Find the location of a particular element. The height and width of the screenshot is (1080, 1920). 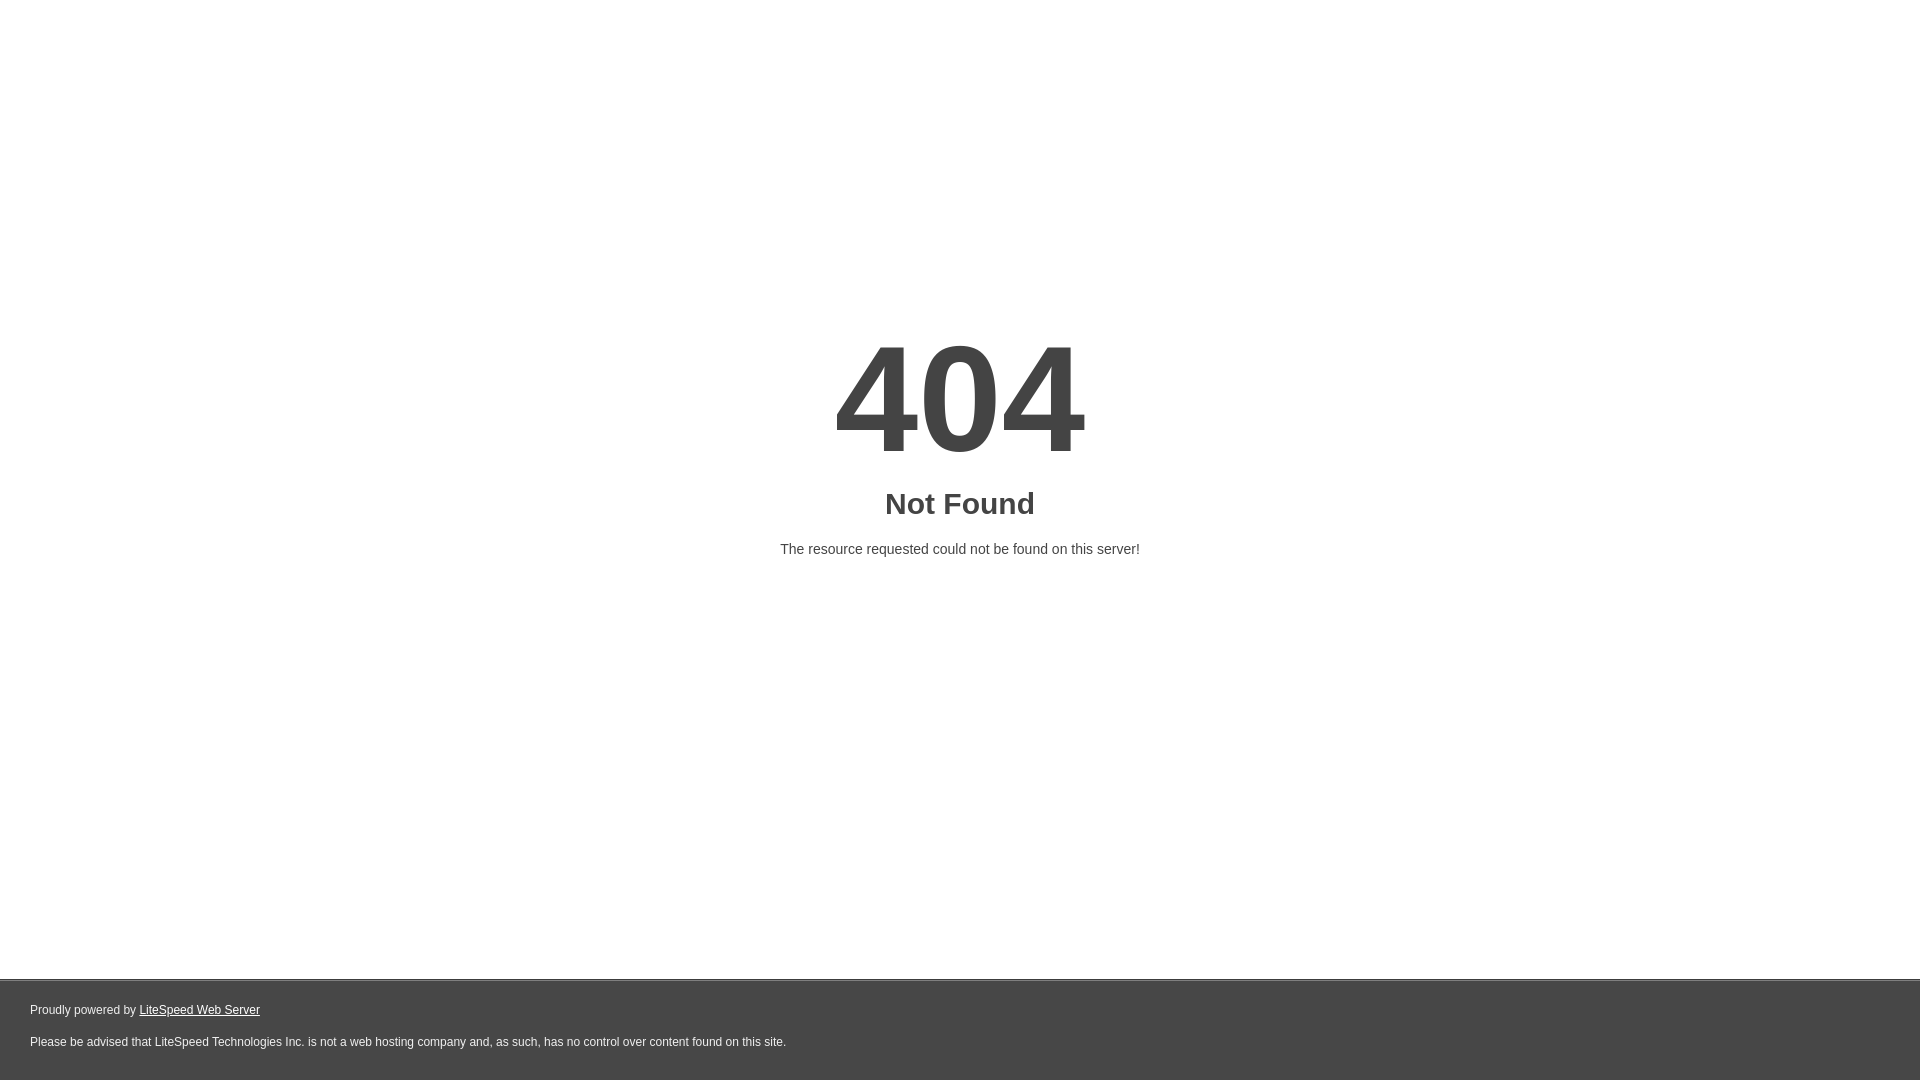

'LiteSpeed Web Server' is located at coordinates (138, 1010).